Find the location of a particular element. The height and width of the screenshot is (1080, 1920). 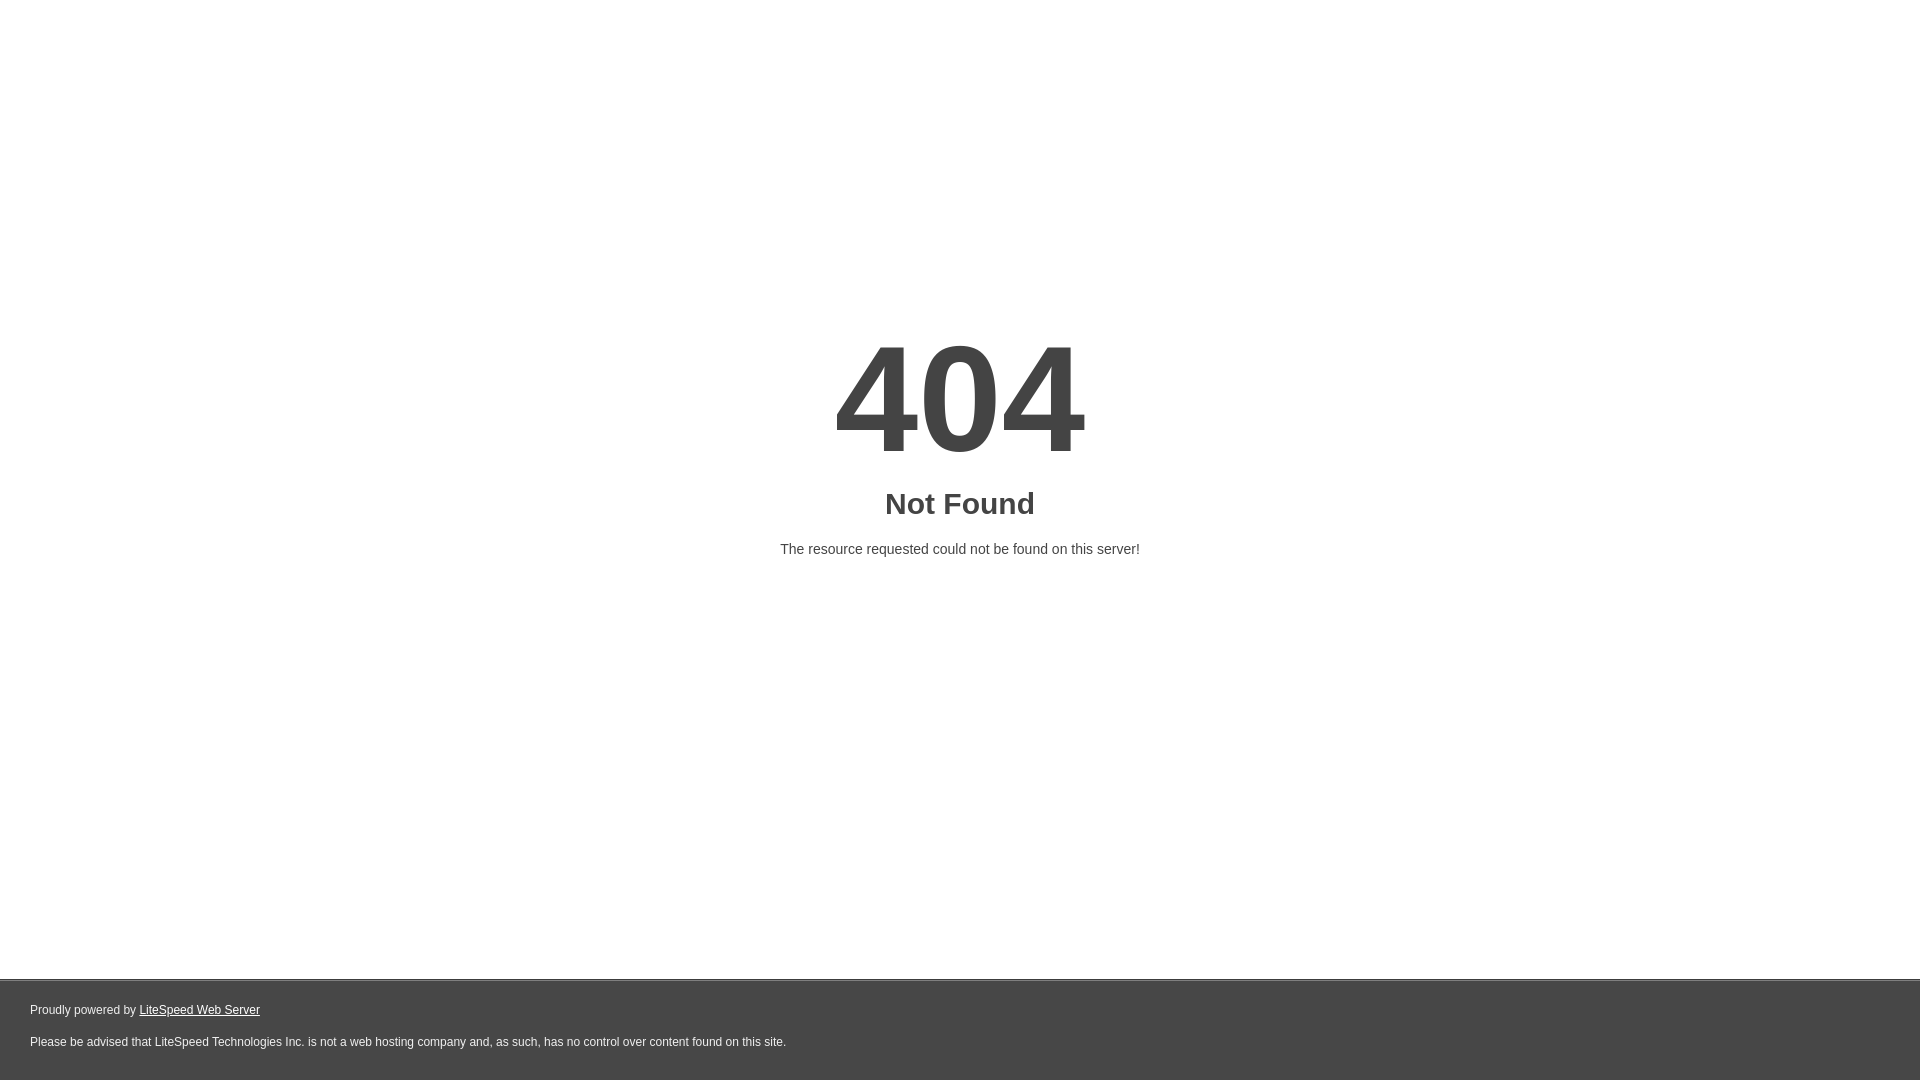

'LiteSpeed Web Server' is located at coordinates (138, 1010).